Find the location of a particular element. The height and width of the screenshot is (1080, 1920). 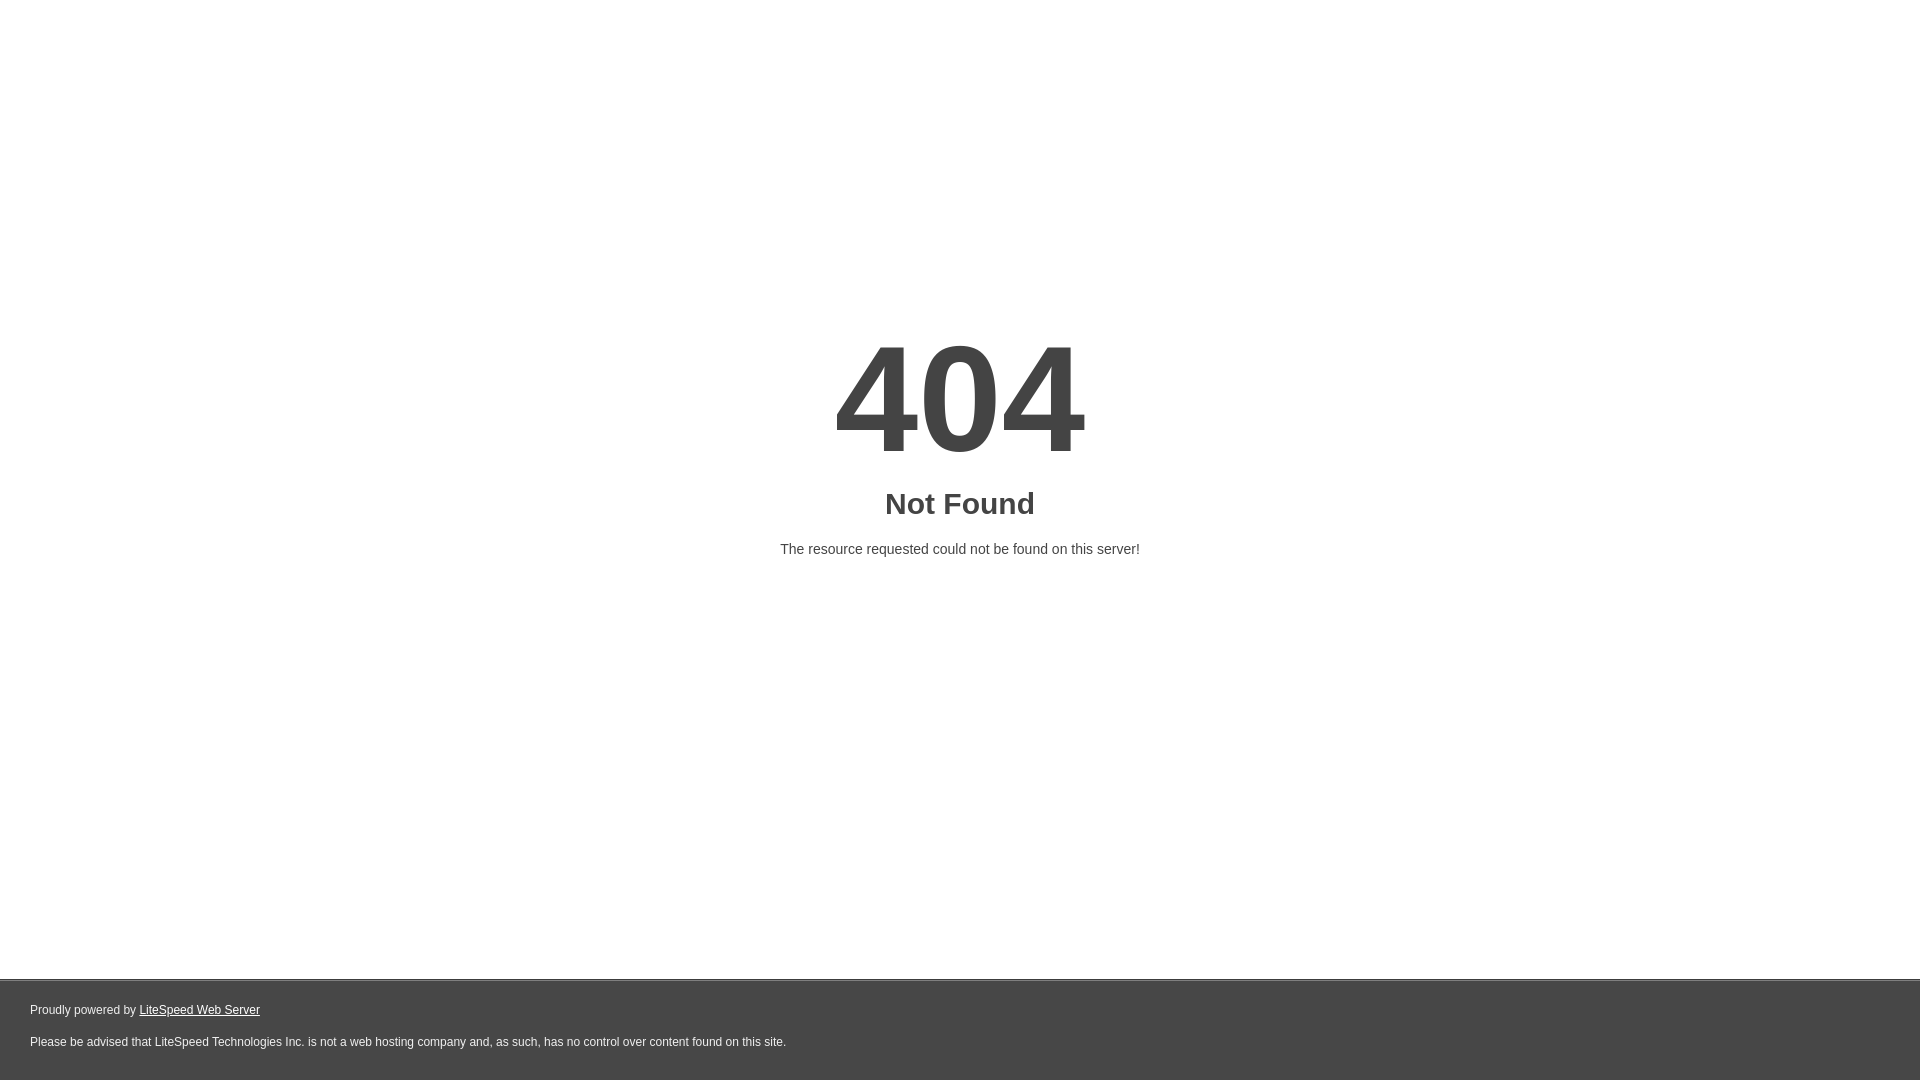

'LiteSpeed Web Server' is located at coordinates (138, 1010).